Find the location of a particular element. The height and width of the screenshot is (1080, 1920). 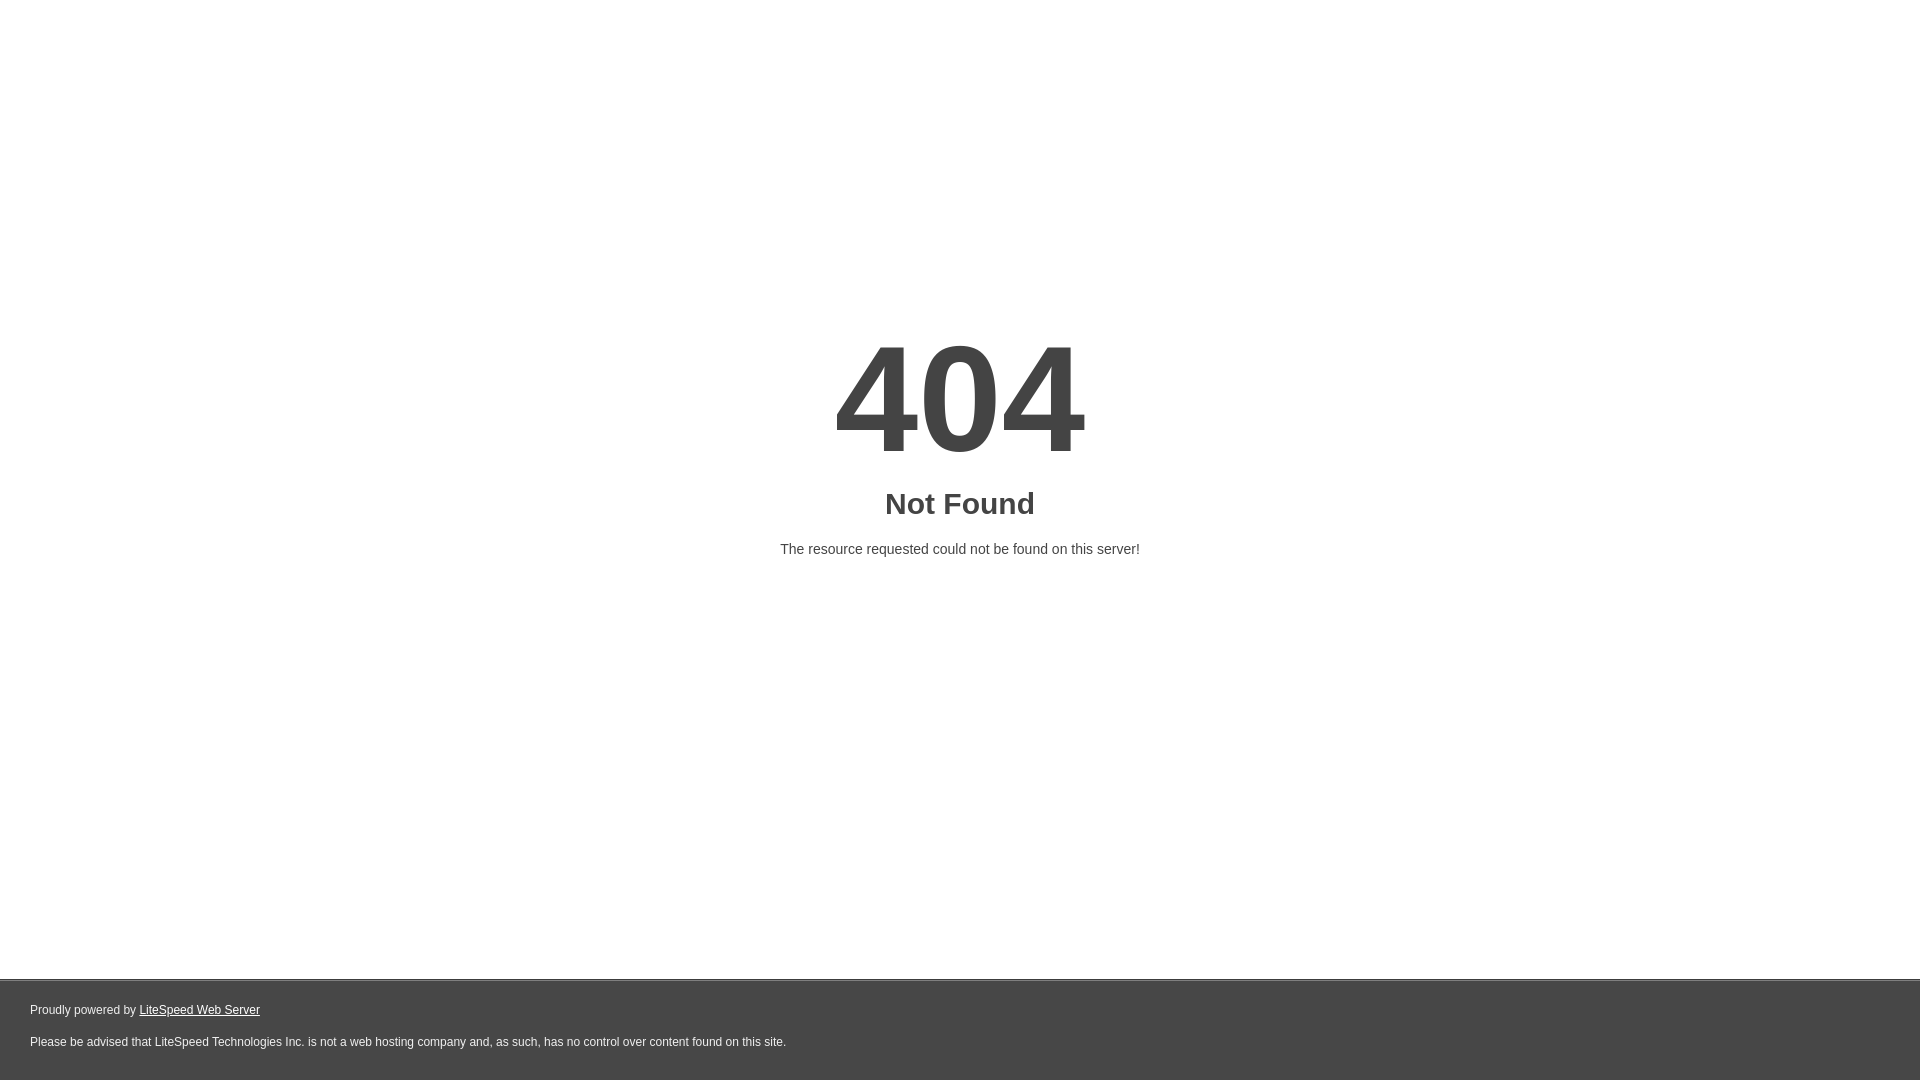

'LiteSpeed Web Server' is located at coordinates (138, 1010).